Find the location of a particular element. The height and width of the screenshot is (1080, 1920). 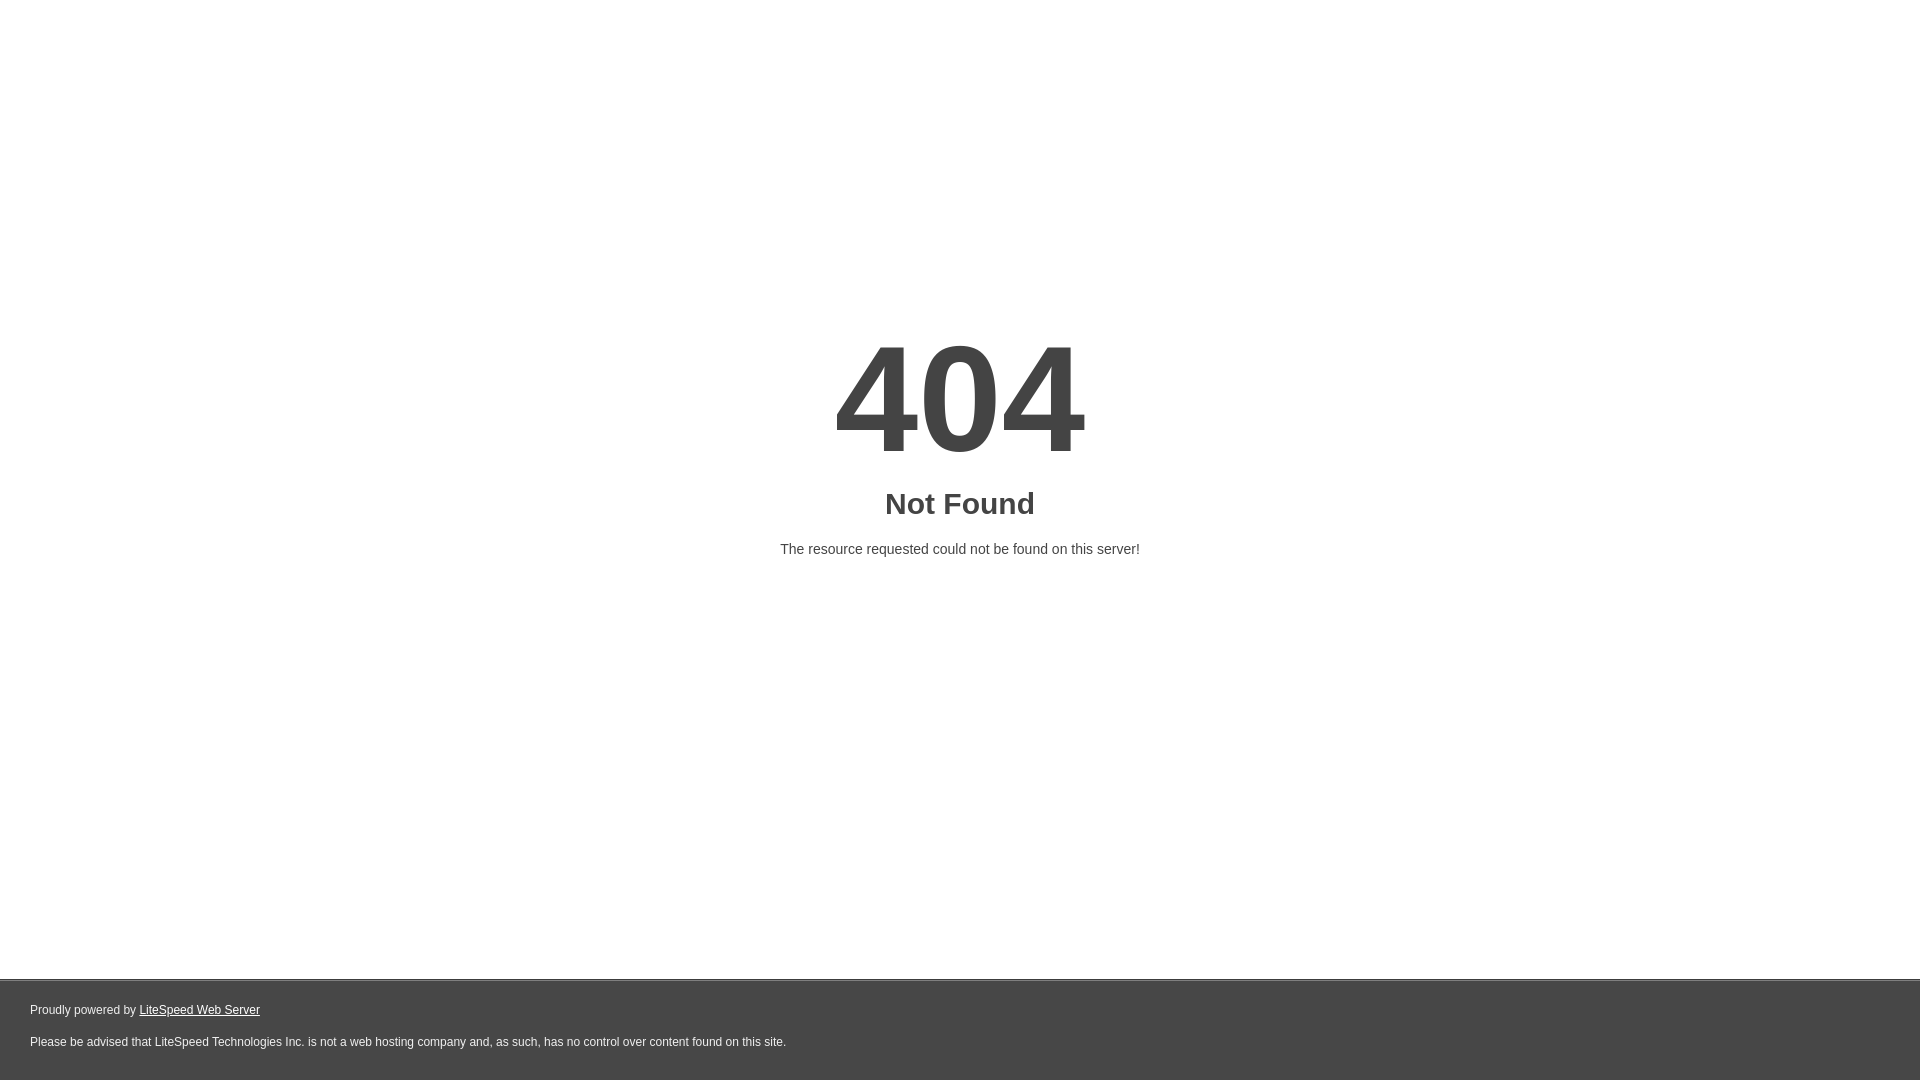

'LiteSpeed Web Server' is located at coordinates (138, 1010).